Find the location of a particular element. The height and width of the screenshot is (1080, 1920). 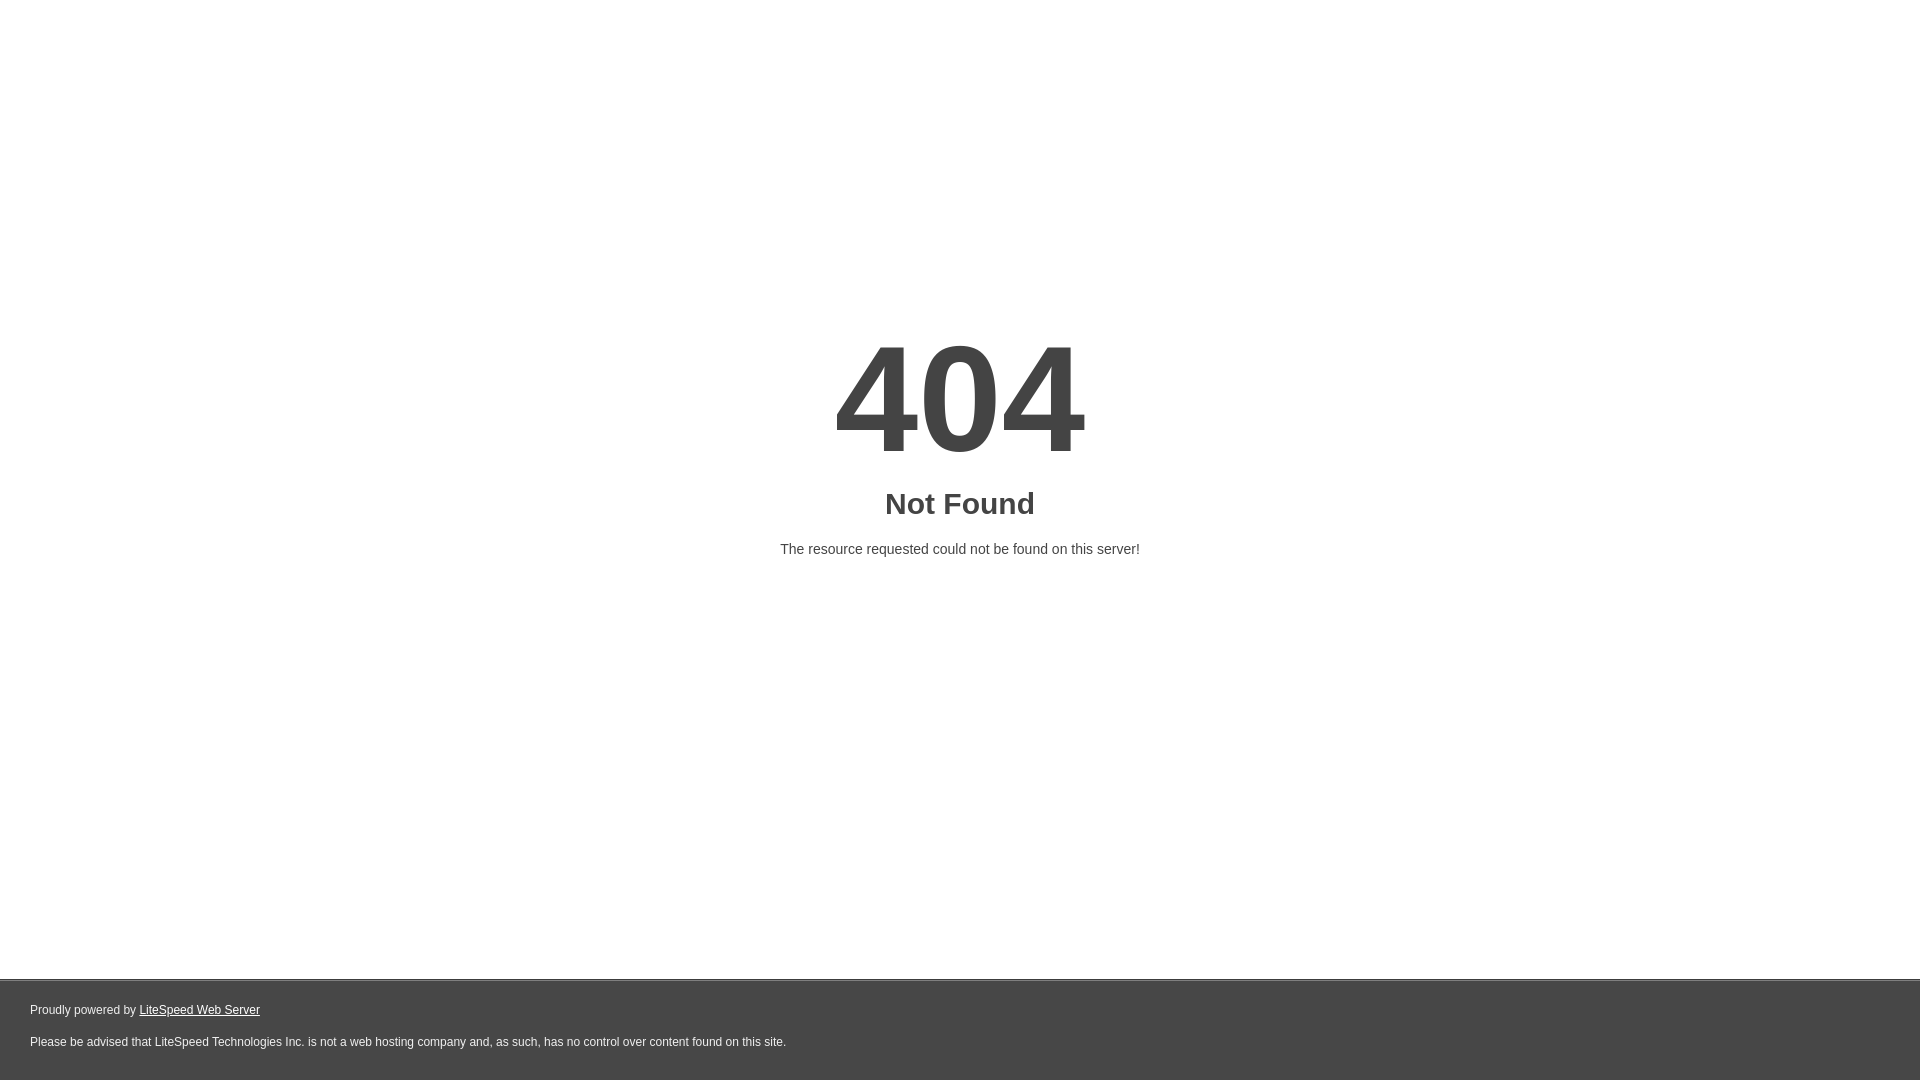

'LiteSpeed Web Server' is located at coordinates (138, 1010).